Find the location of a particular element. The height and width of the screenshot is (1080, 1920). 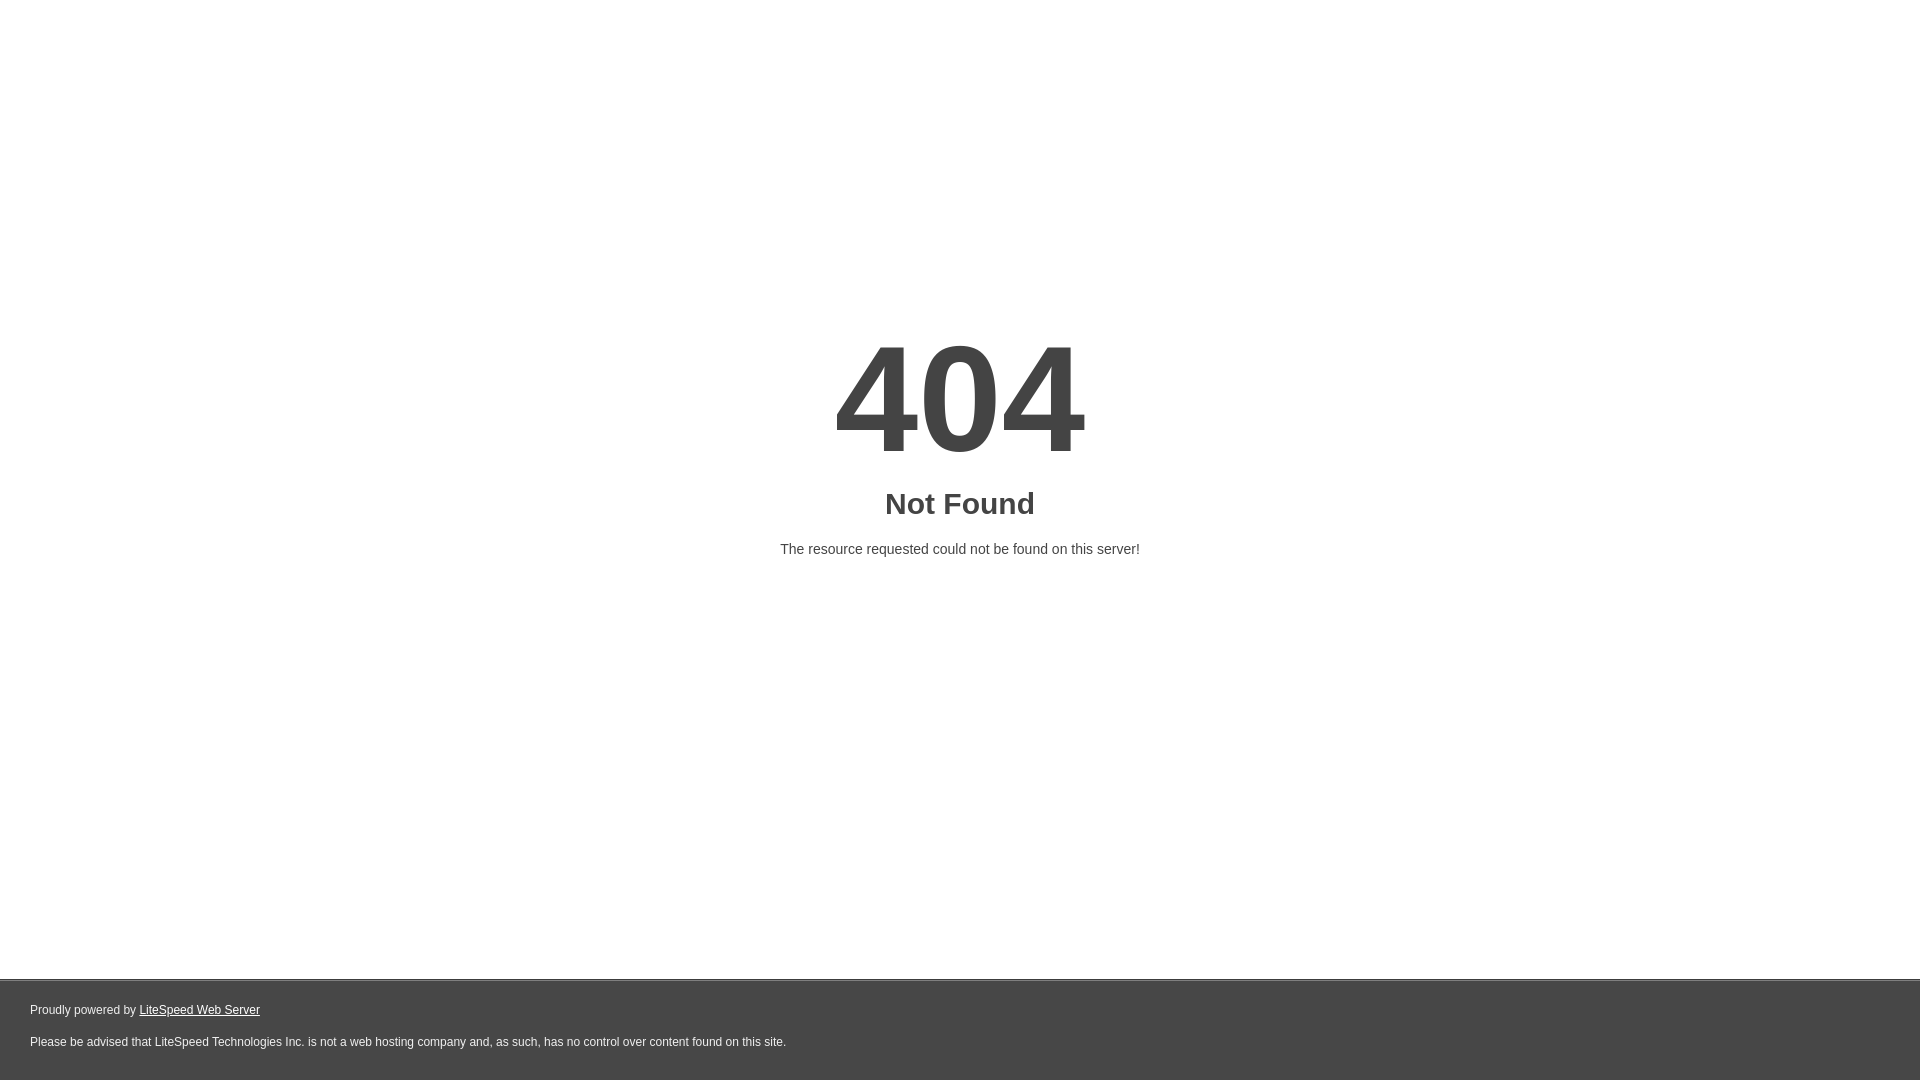

'LiteSpeed Web Server' is located at coordinates (138, 1010).